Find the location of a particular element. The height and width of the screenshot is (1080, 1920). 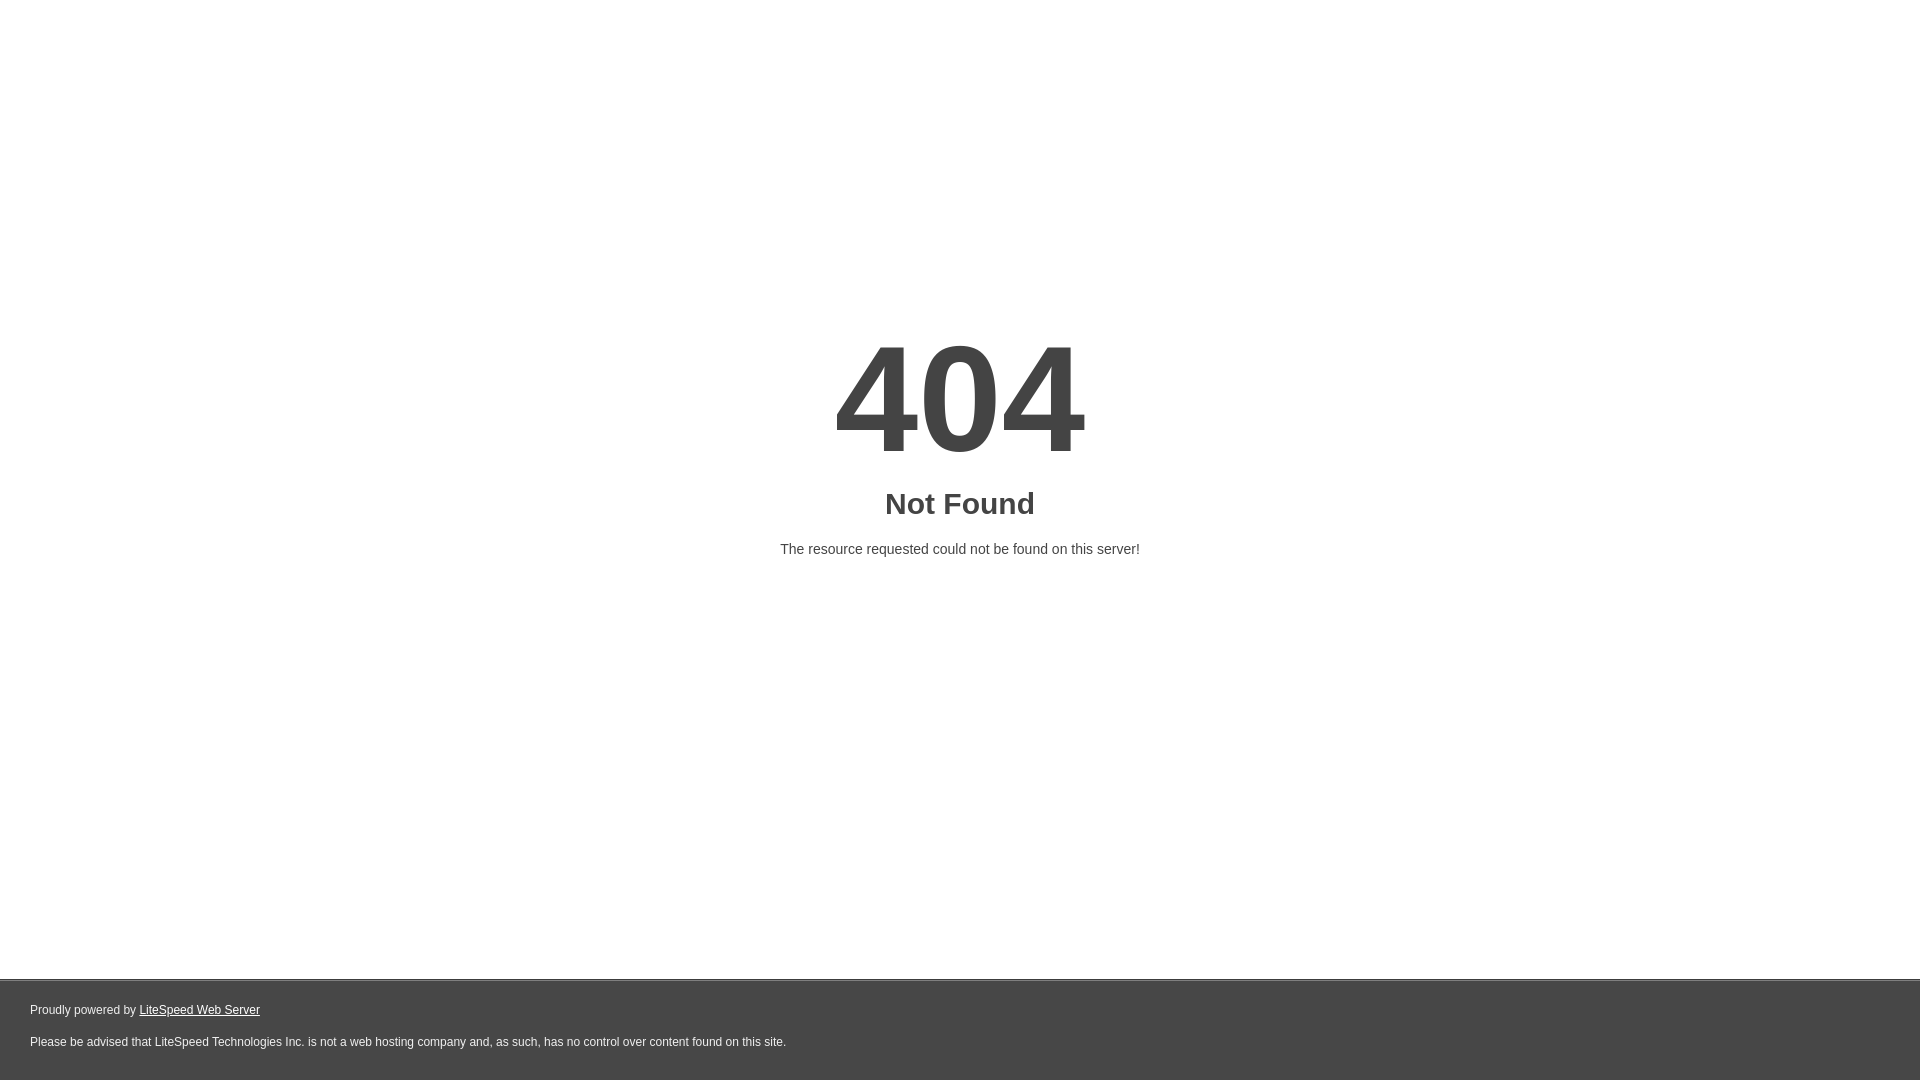

'LiteSpeed Web Server' is located at coordinates (138, 1010).